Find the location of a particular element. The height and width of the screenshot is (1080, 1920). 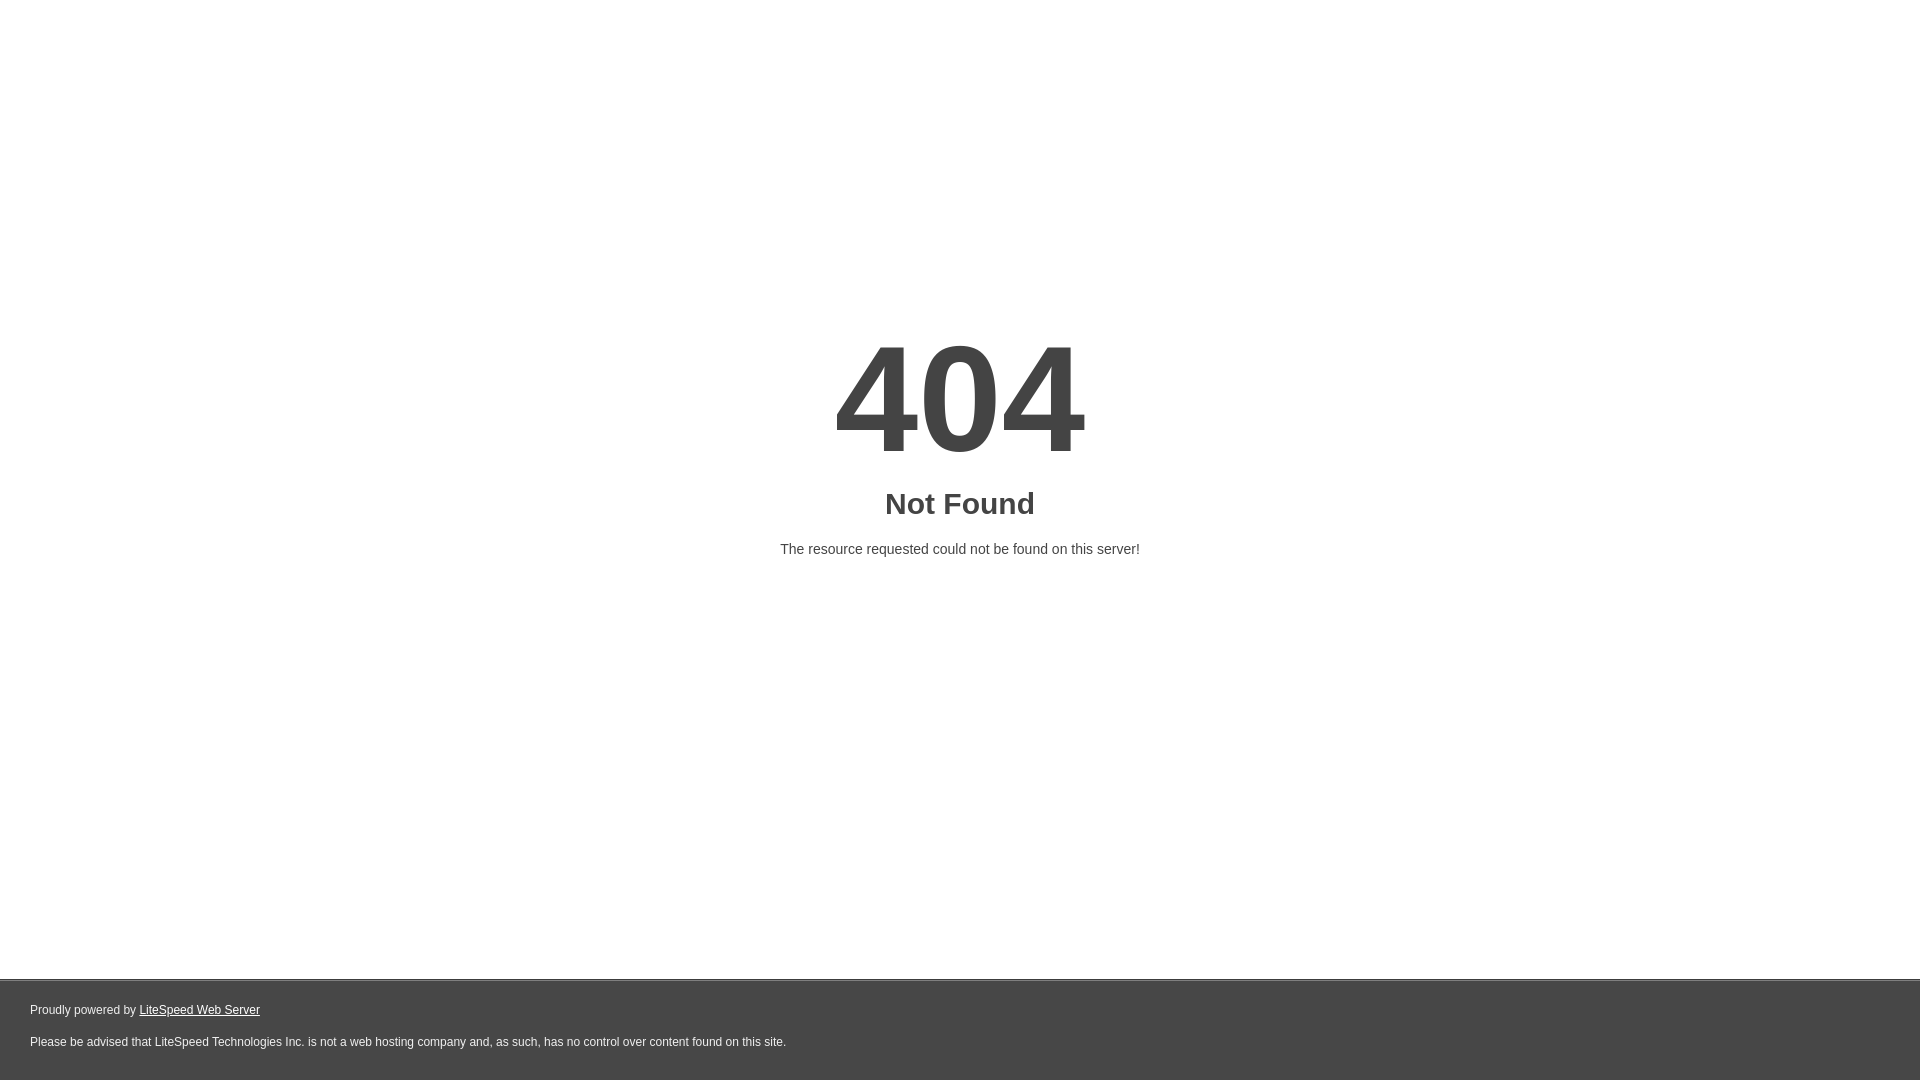

'LiteSpeed Web Server' is located at coordinates (138, 1010).